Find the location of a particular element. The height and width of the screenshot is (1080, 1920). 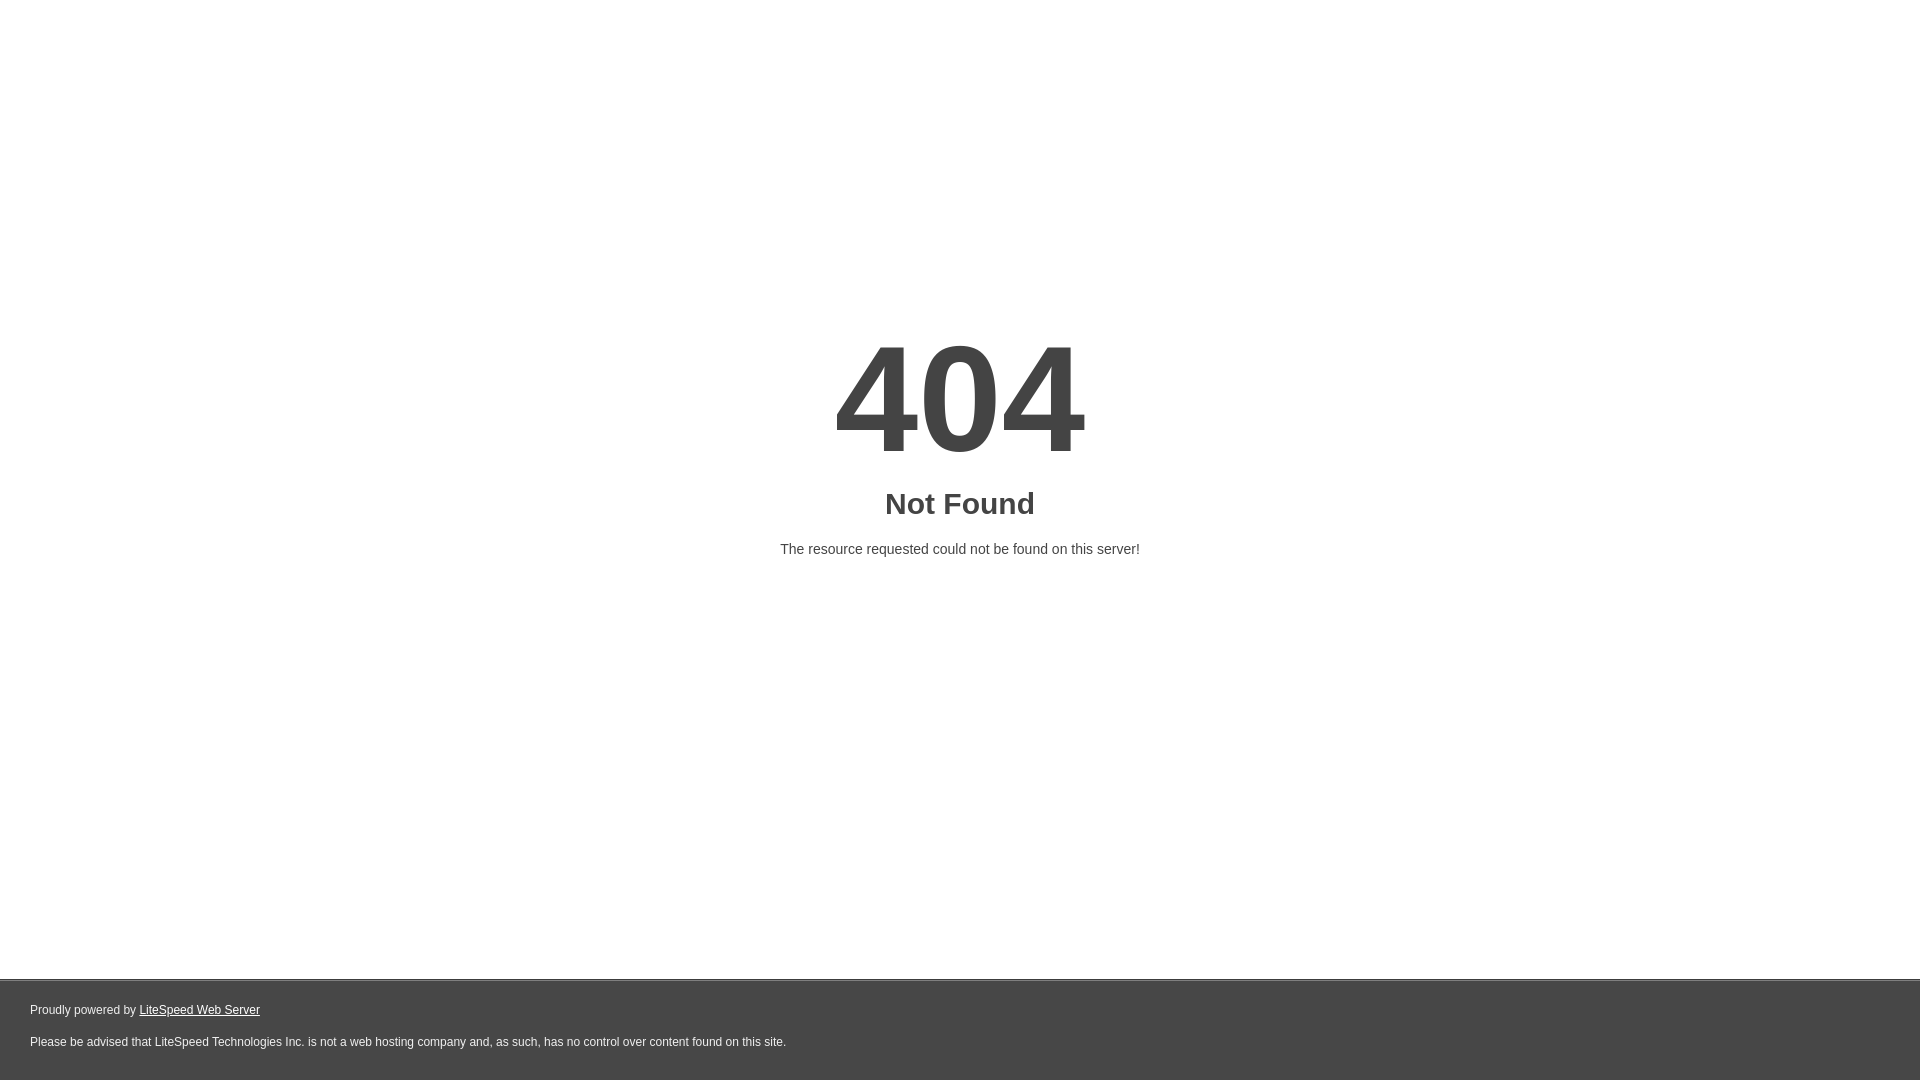

'LiteSpeed Web Server' is located at coordinates (138, 1010).